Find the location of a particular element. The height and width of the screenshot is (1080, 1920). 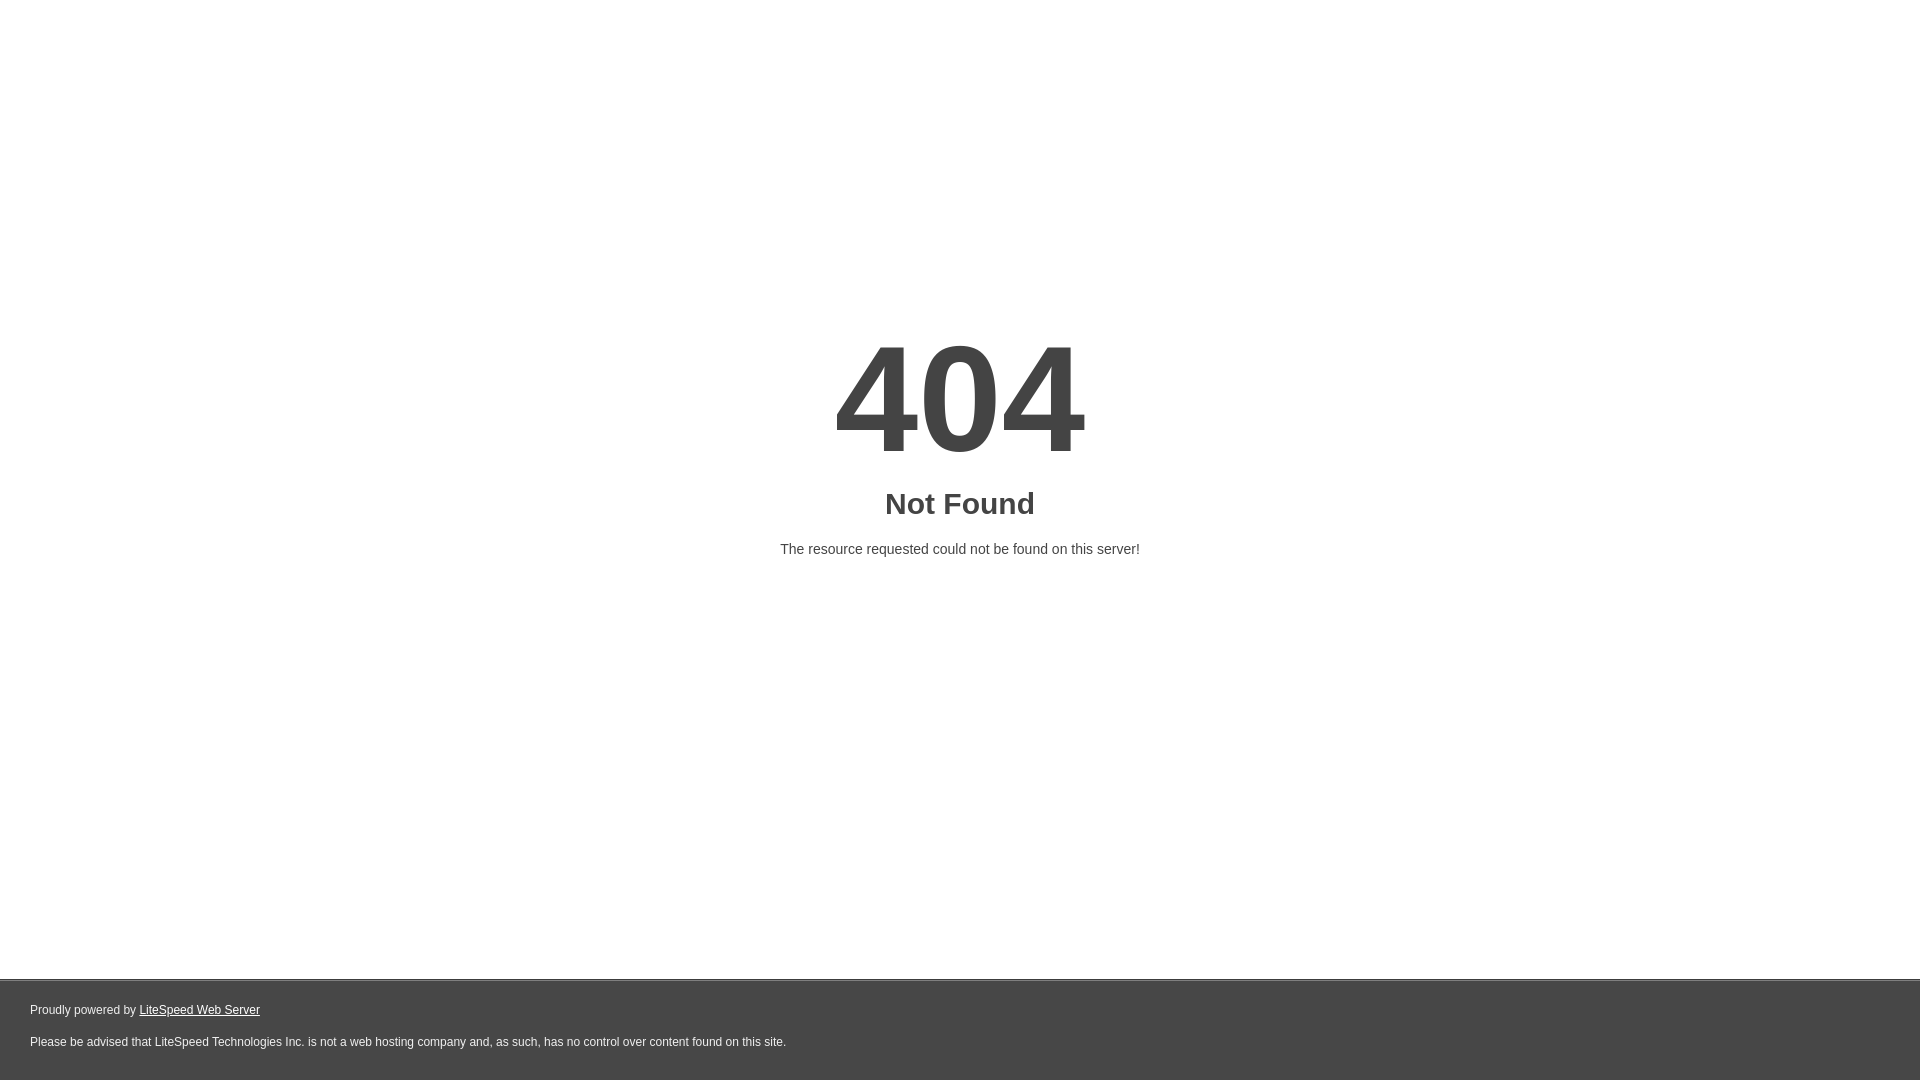

'LiteSpeed Web Server' is located at coordinates (138, 1010).